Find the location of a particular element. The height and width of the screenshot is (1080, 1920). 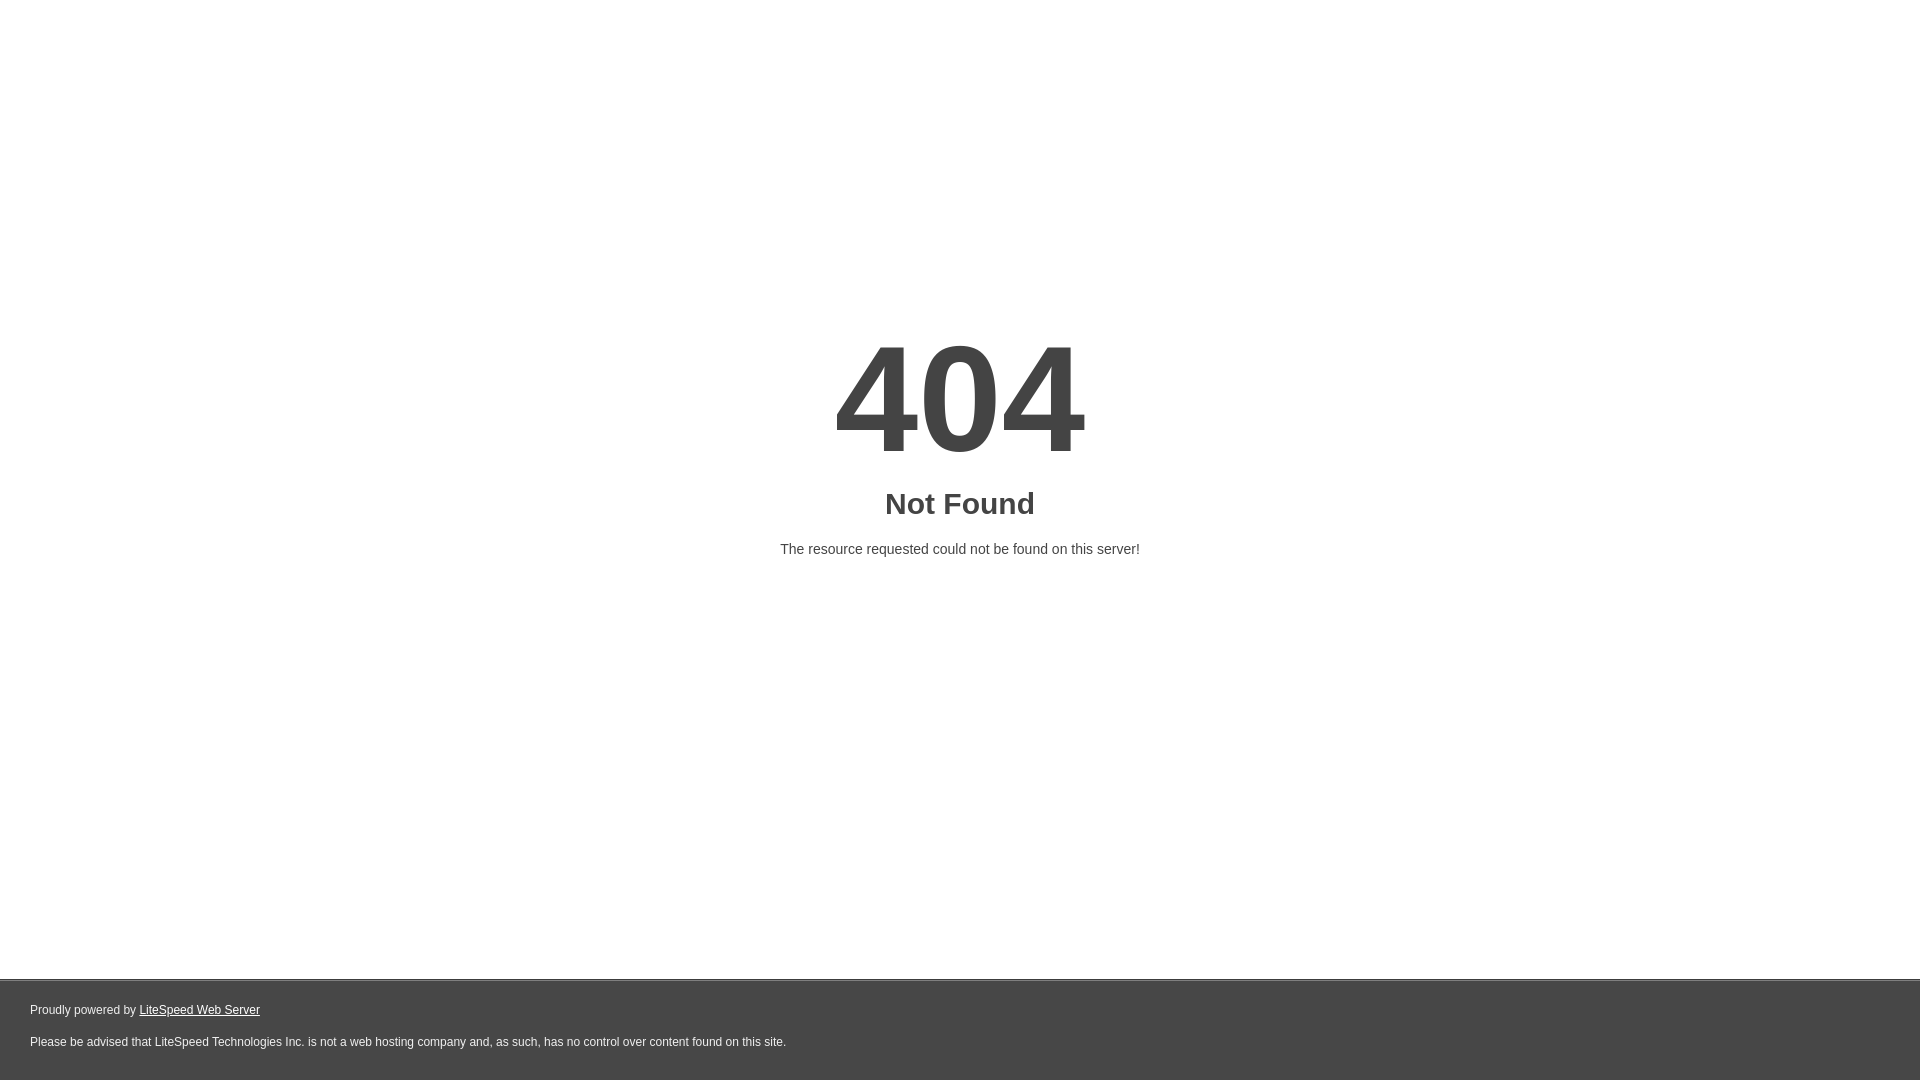

'LiteSpeed Web Server' is located at coordinates (138, 1010).